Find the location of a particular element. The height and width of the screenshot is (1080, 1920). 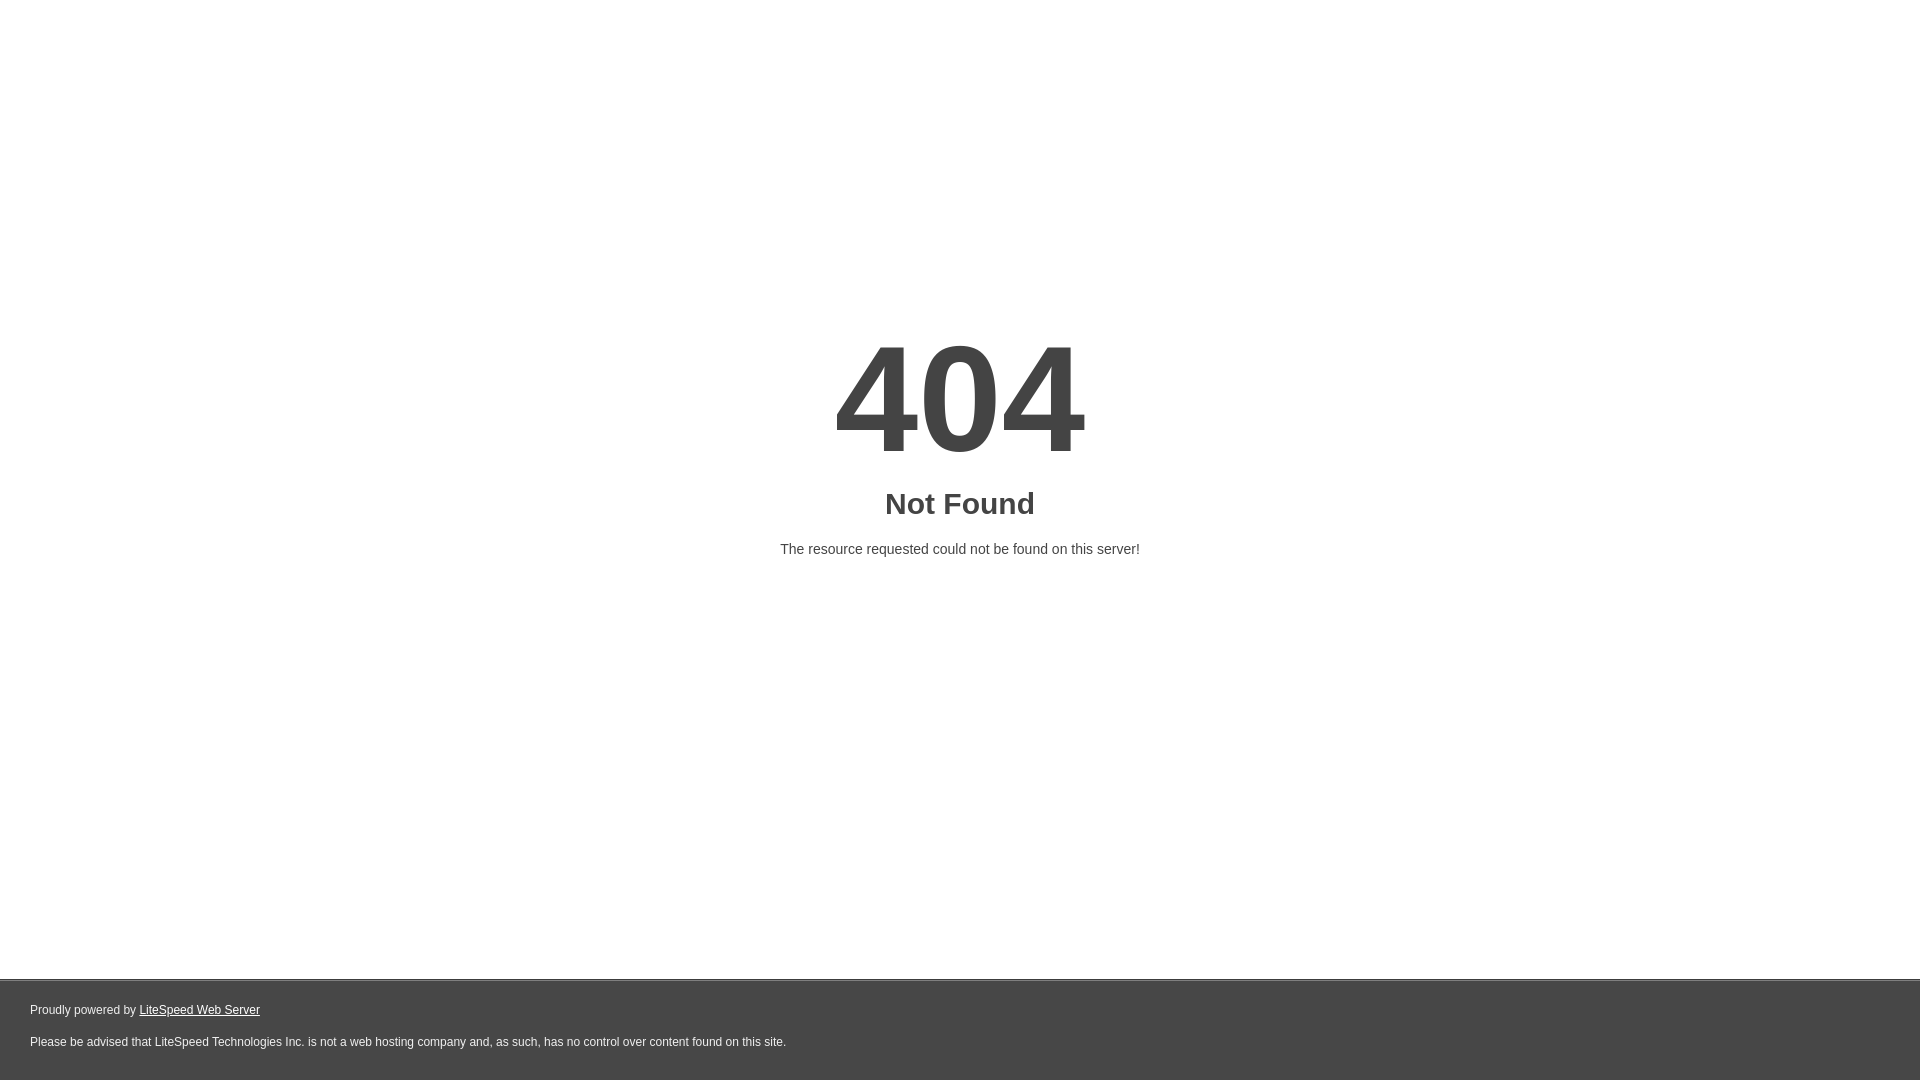

'LiteSpeed Web Server' is located at coordinates (138, 1010).